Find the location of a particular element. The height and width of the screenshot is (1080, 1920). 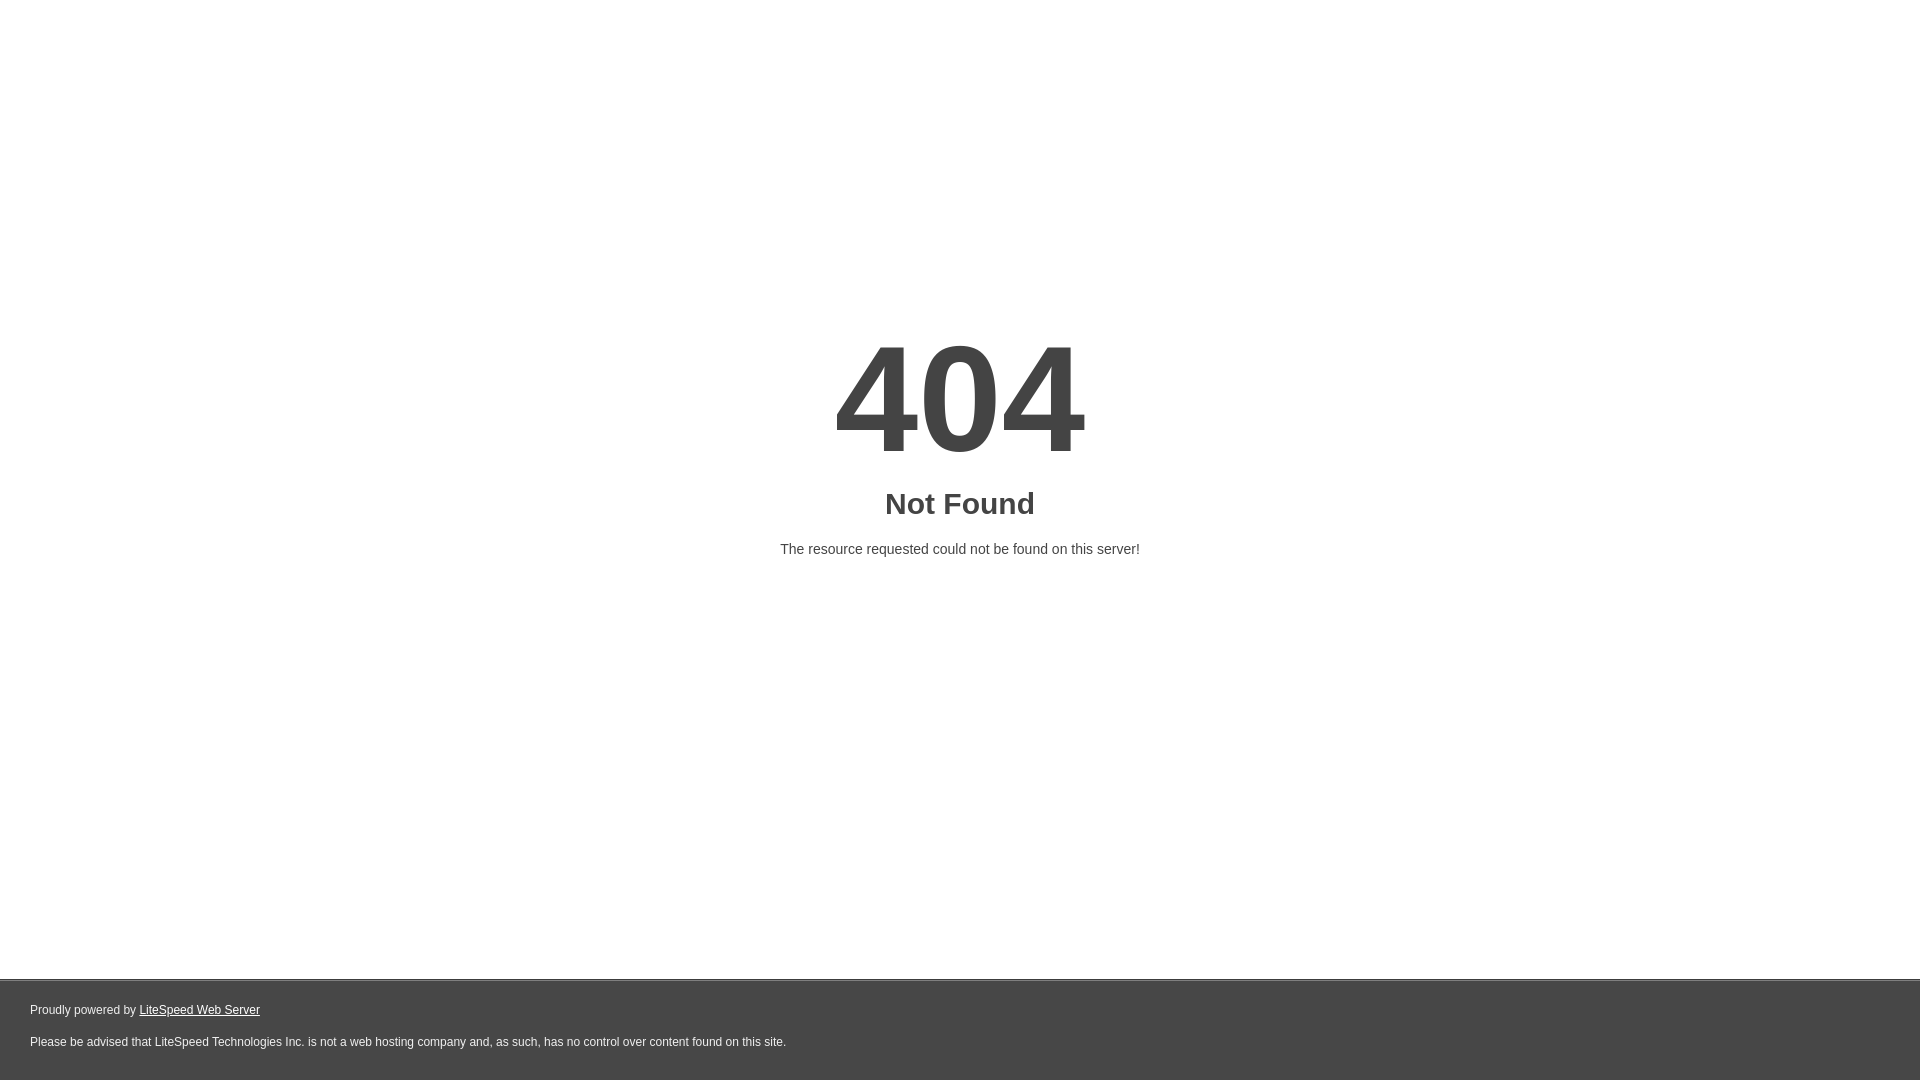

'LiteSpeed Web Server' is located at coordinates (138, 1010).